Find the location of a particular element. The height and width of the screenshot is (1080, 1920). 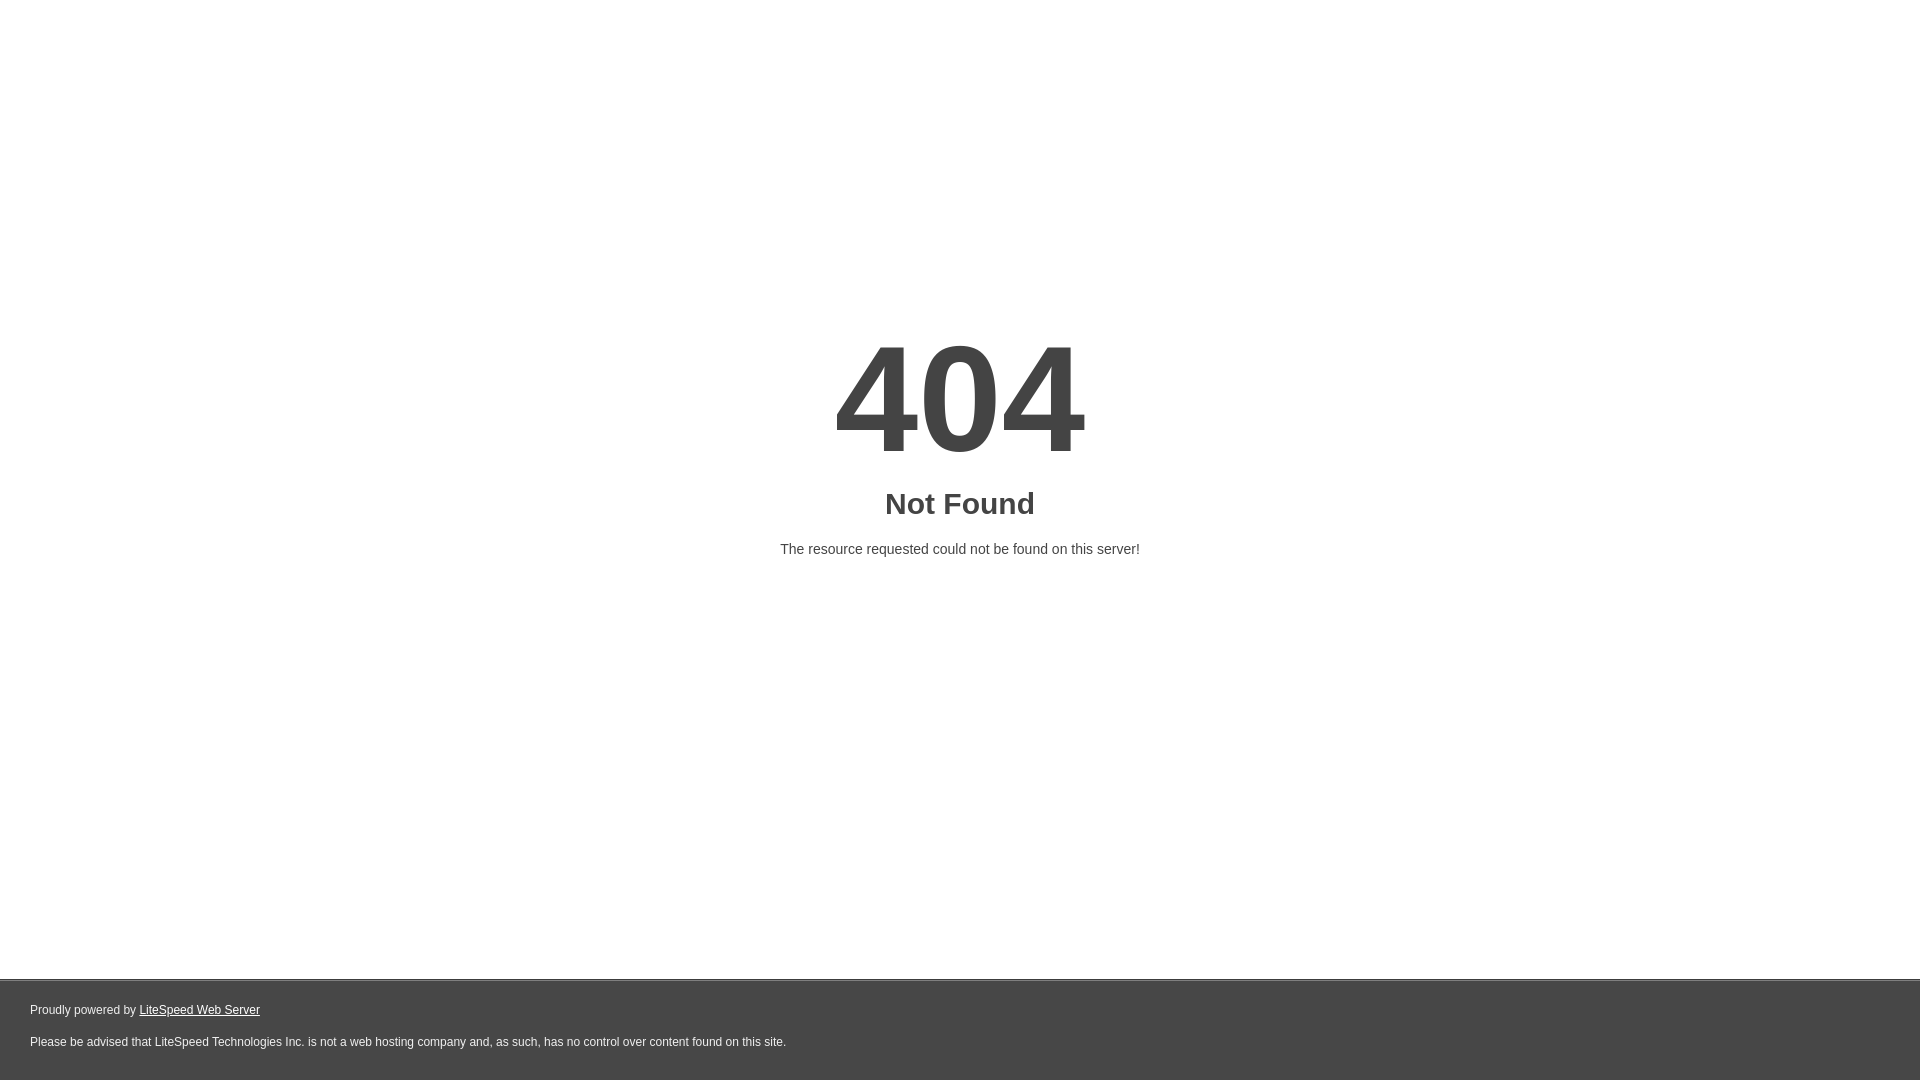

'LiteSpeed Web Server' is located at coordinates (138, 1010).